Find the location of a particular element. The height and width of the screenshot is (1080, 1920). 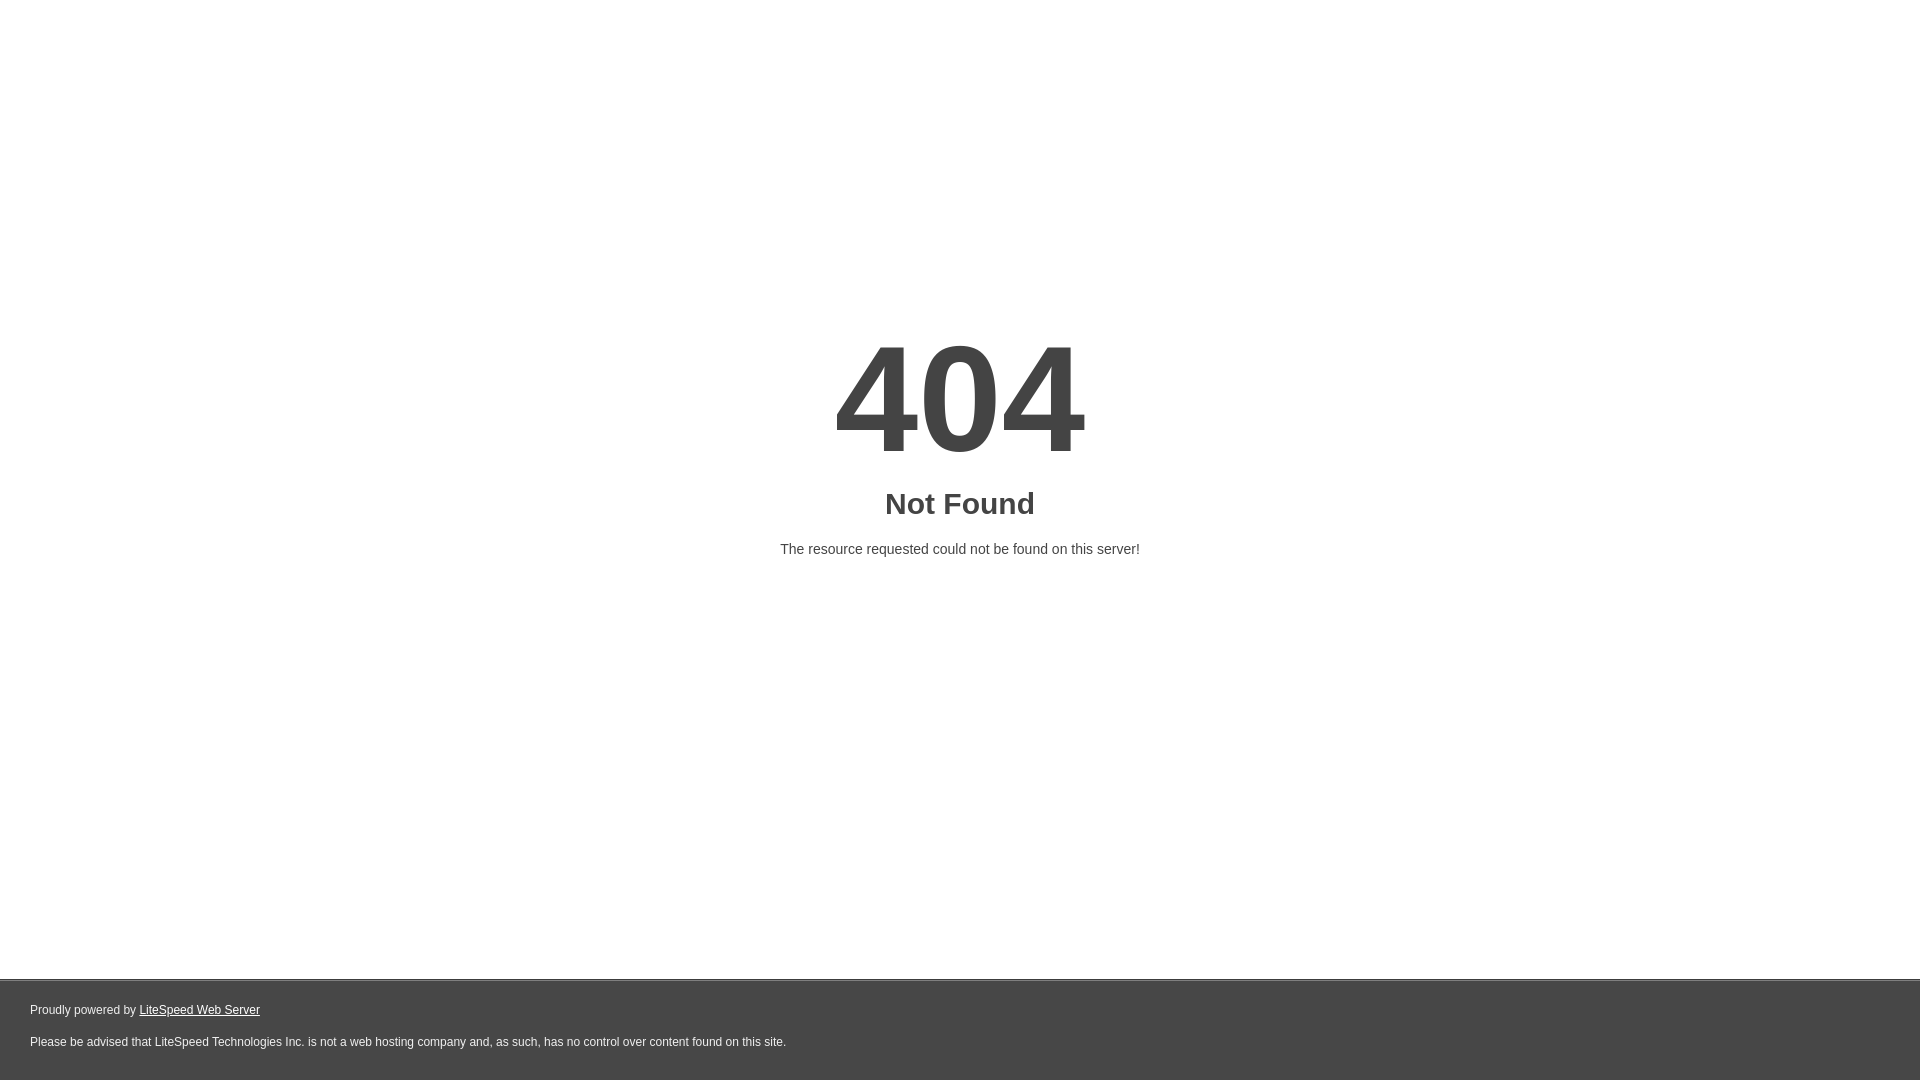

'LiteSpeed Web Server' is located at coordinates (138, 1010).